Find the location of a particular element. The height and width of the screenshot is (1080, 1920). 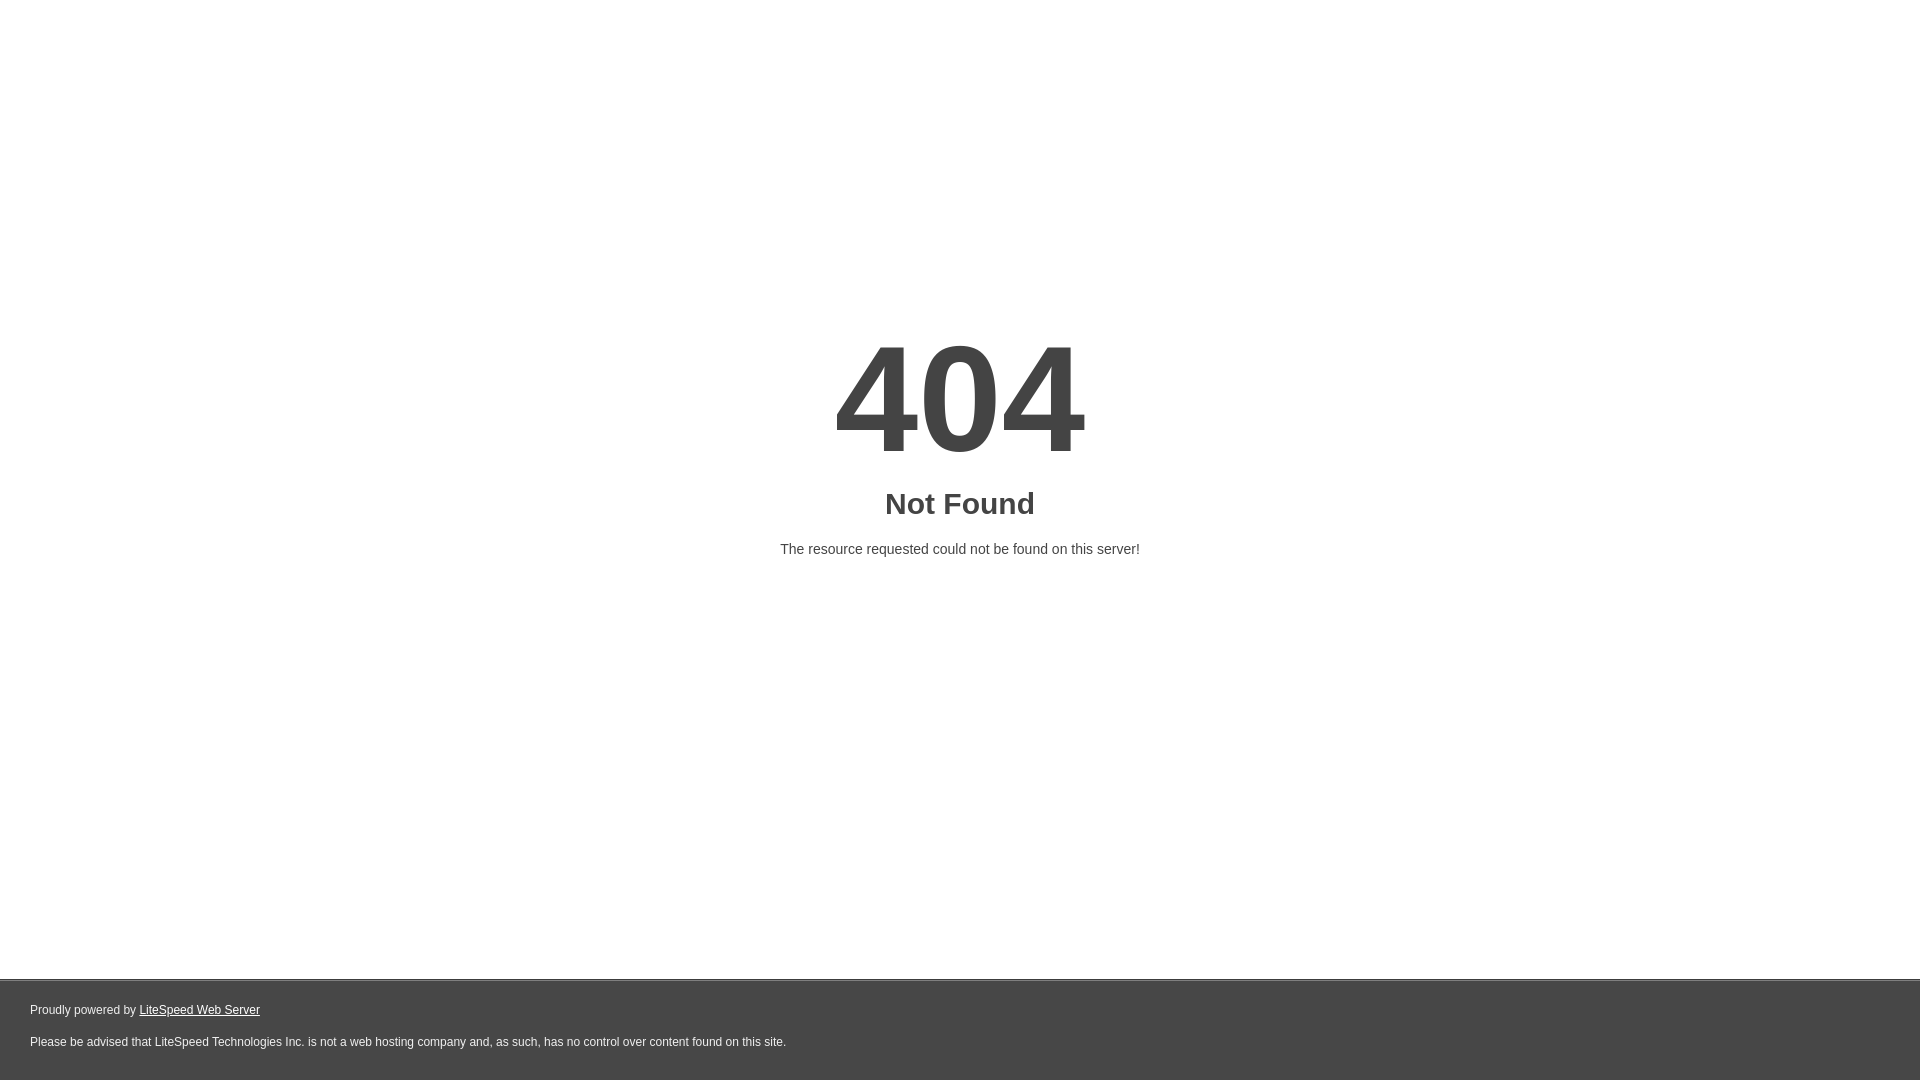

'LiteSpeed Web Server' is located at coordinates (138, 1010).